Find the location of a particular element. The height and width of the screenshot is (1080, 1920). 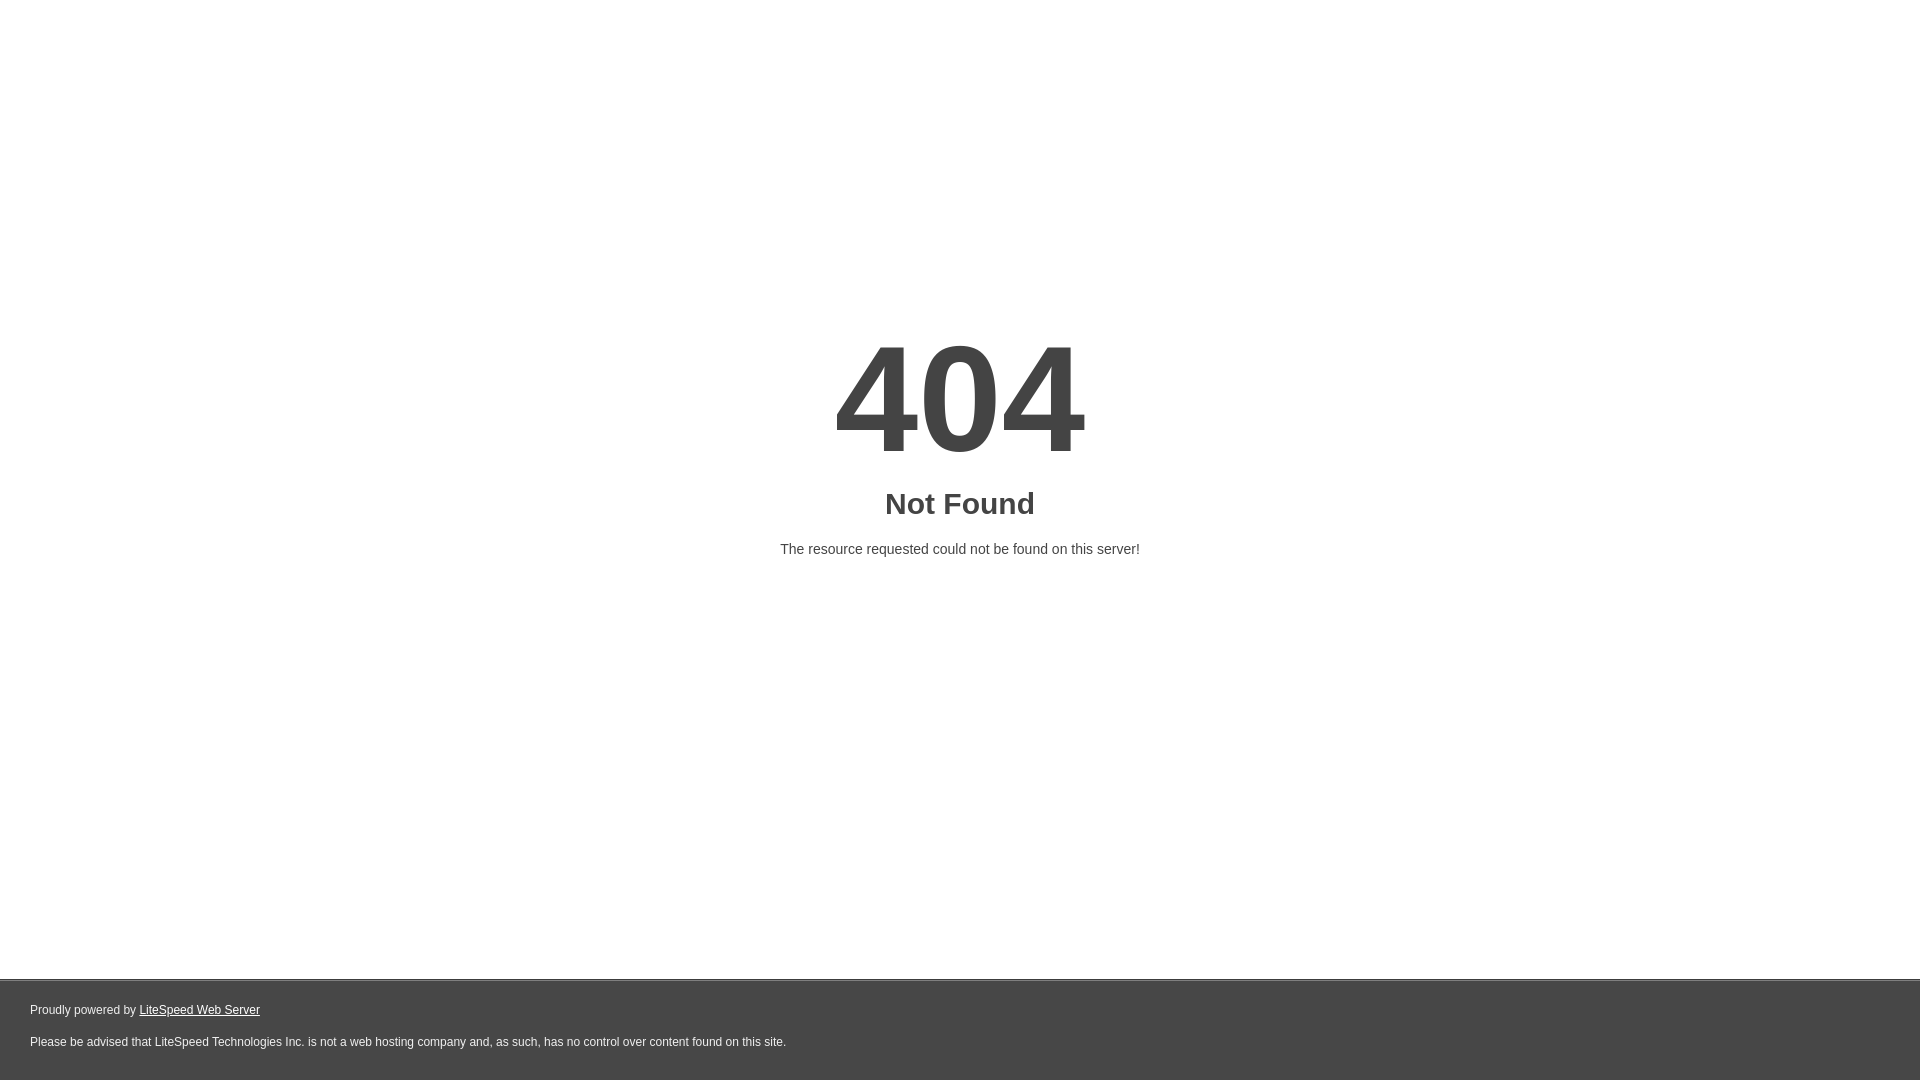

'LiteSpeed Web Server' is located at coordinates (138, 1010).